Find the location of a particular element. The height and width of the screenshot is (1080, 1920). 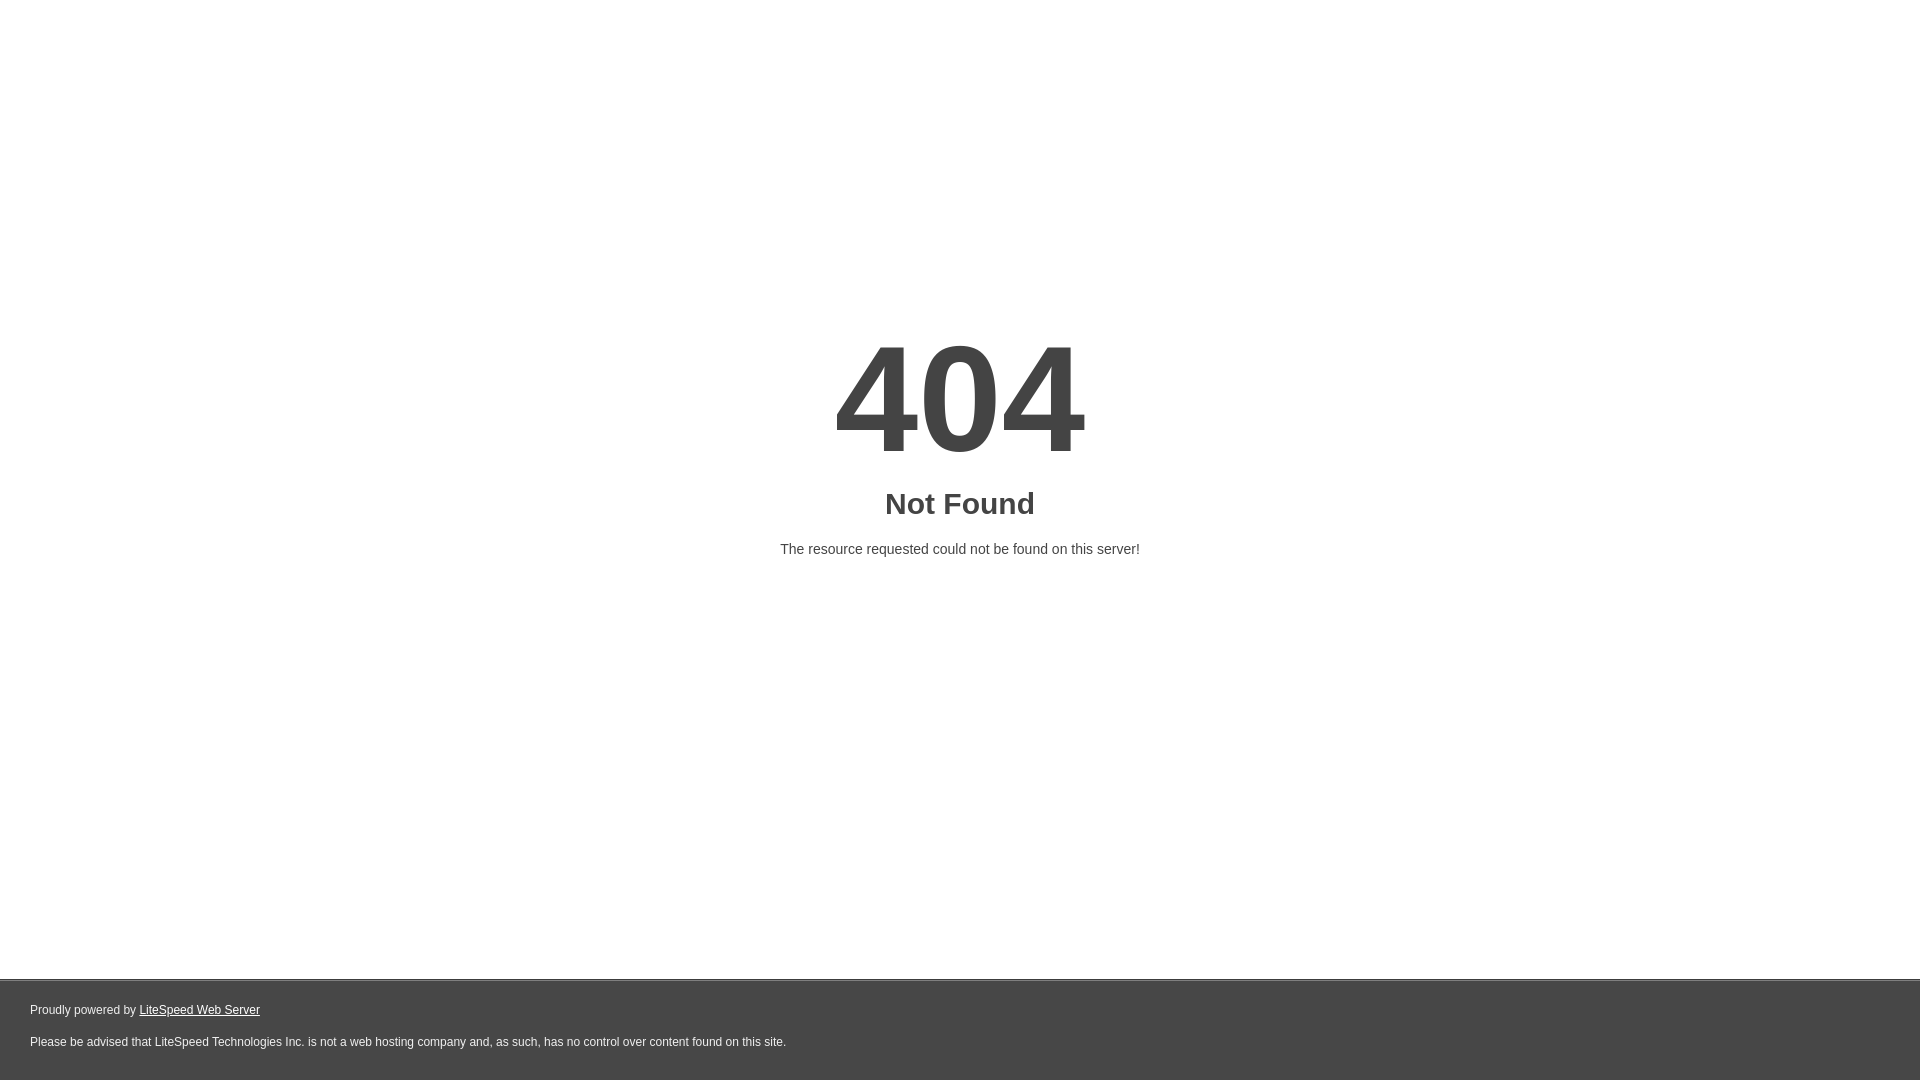

'LiteSpeed Web Server' is located at coordinates (138, 1010).